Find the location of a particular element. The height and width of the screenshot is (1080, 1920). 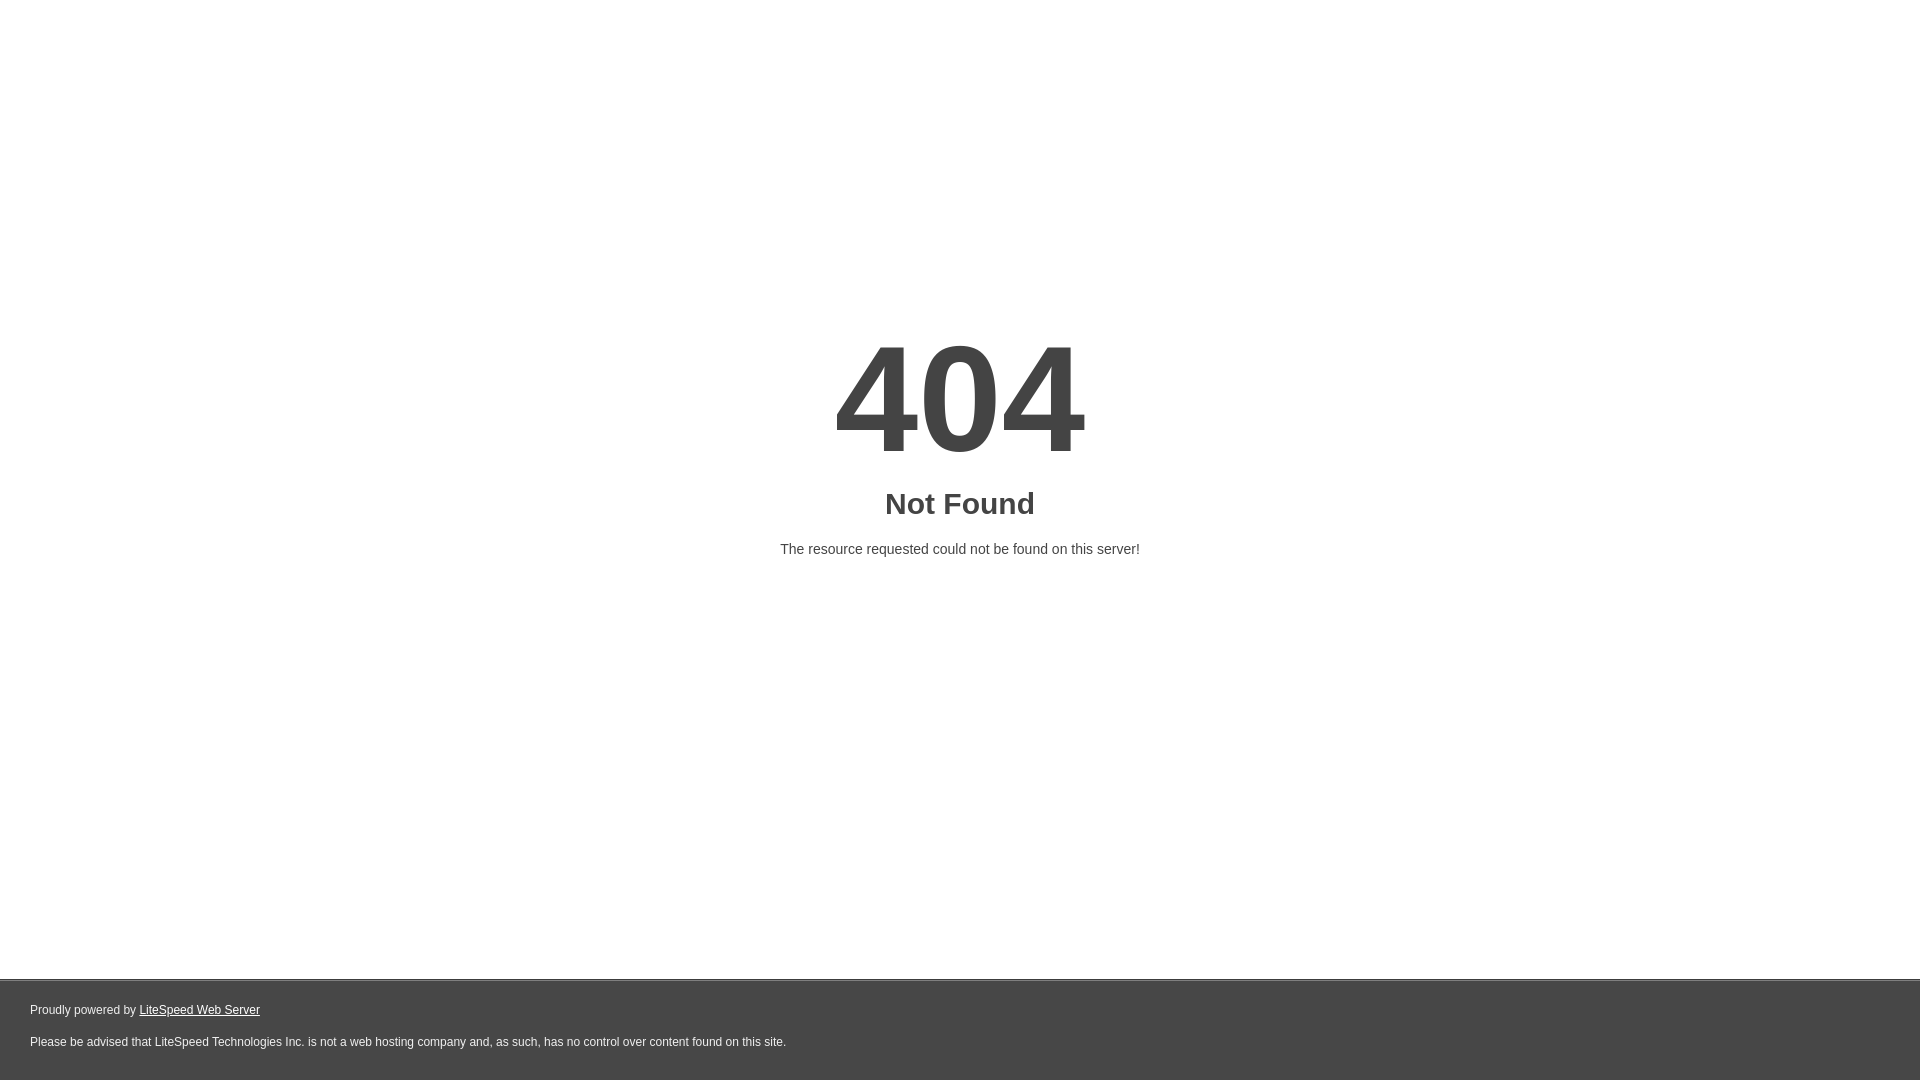

'LiteSpeed Web Server' is located at coordinates (138, 1010).